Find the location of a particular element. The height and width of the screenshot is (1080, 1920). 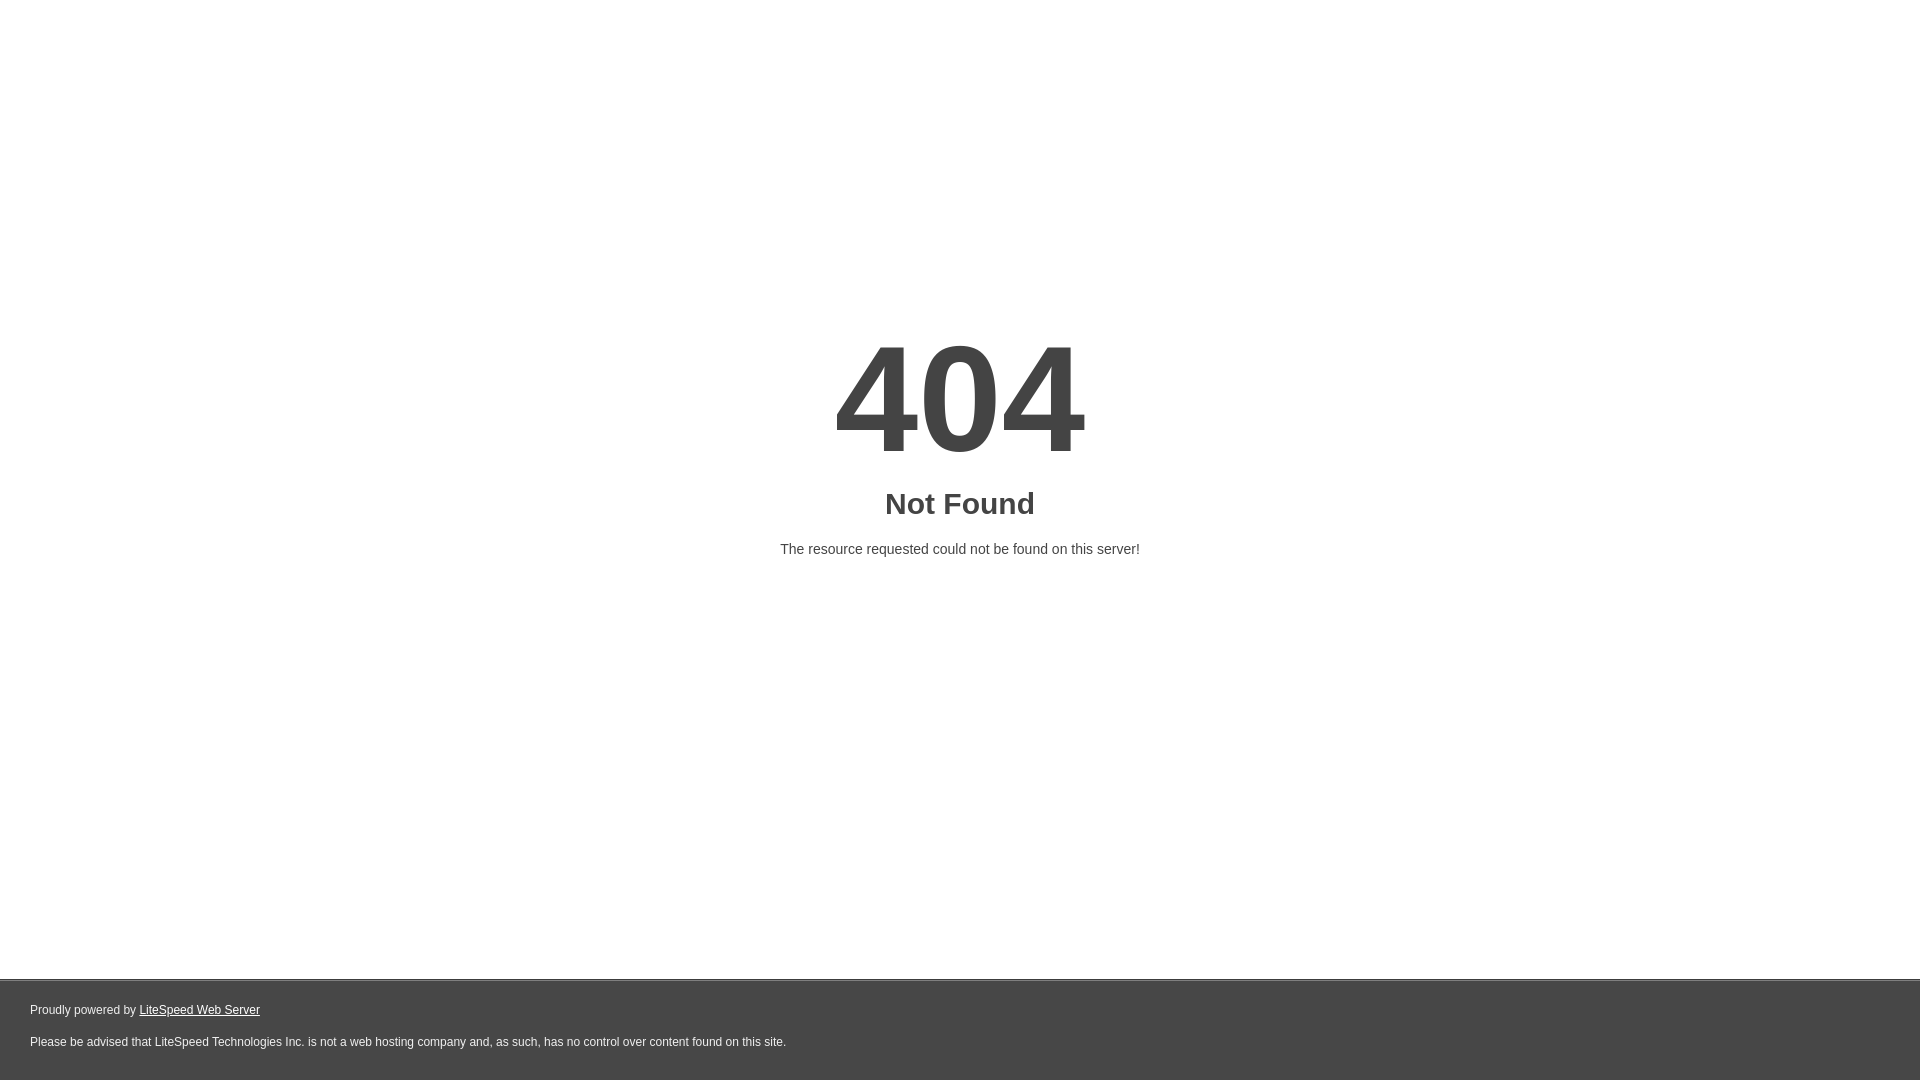

'LiteSpeed Web Server' is located at coordinates (138, 1010).